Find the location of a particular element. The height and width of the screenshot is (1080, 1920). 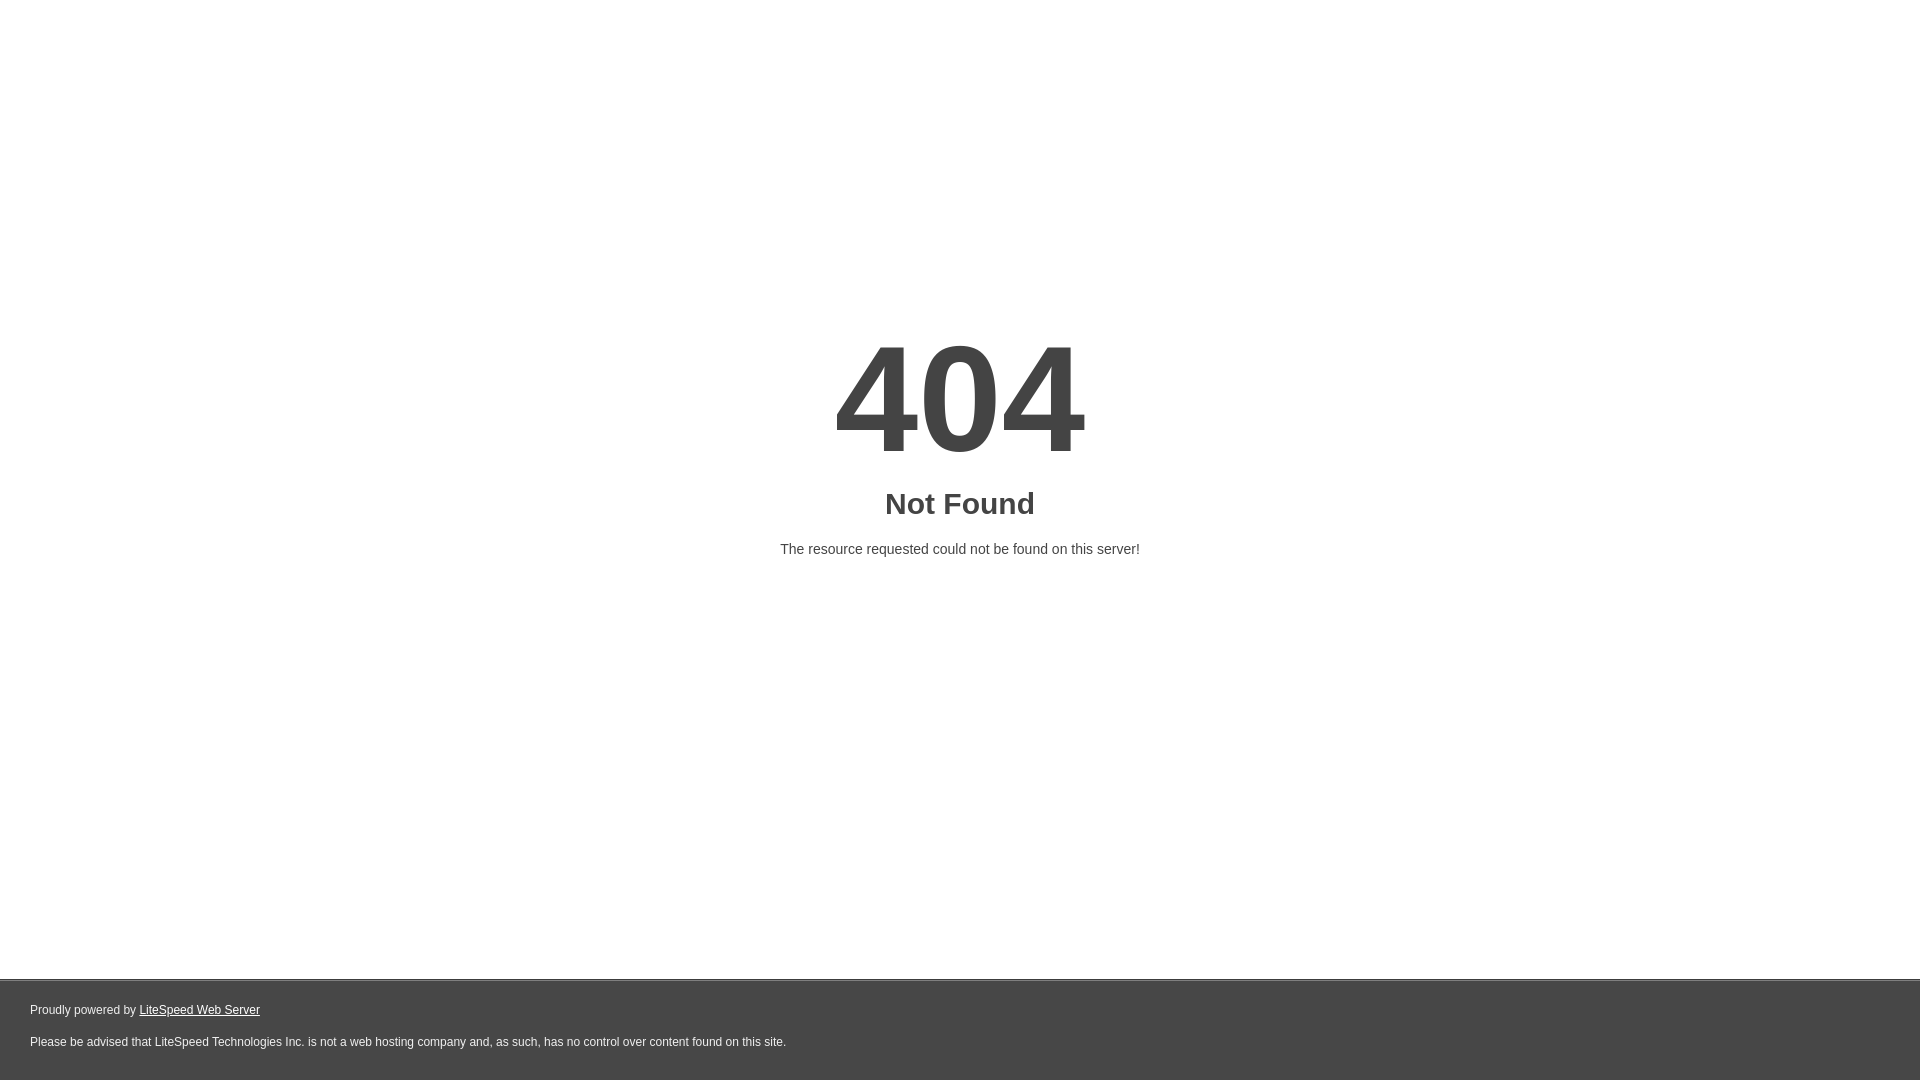

'LiteSpeed Web Server' is located at coordinates (138, 1010).